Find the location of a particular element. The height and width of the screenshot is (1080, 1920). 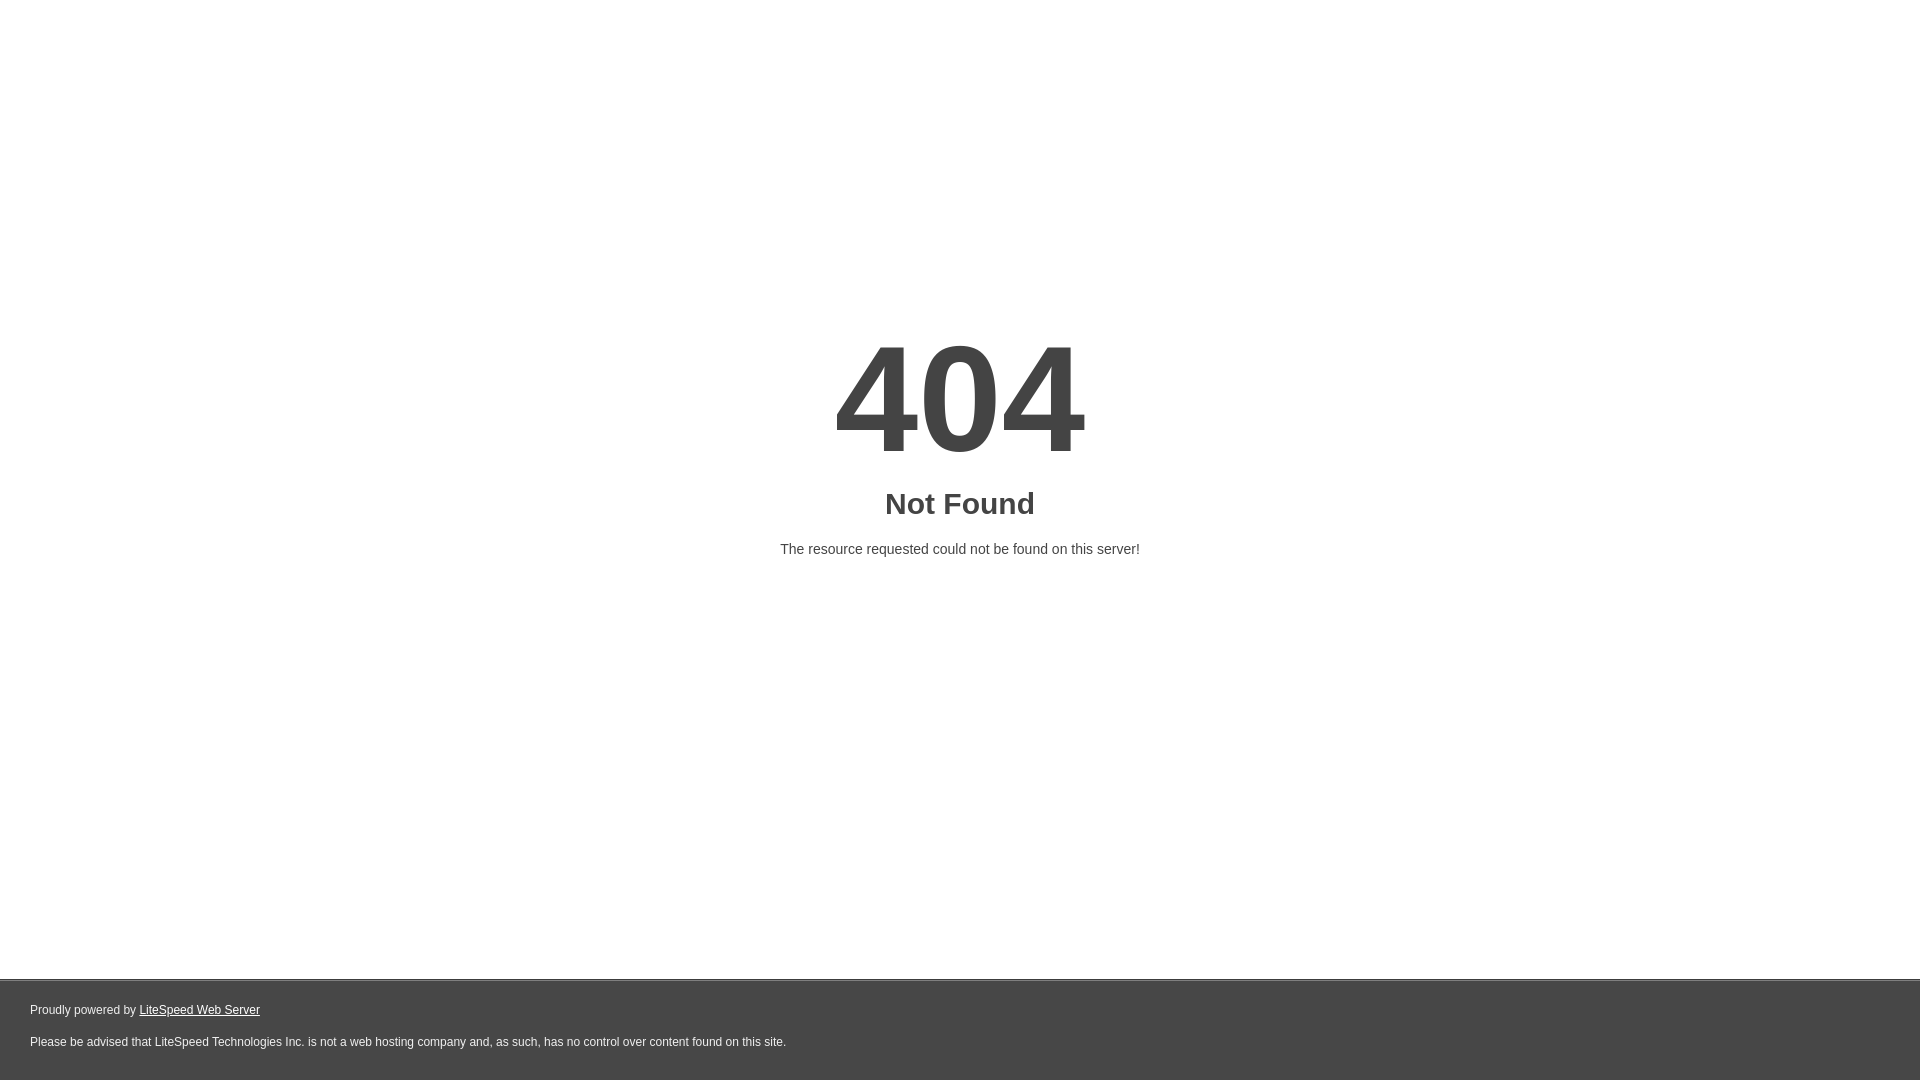

'LiteSpeed Web Server' is located at coordinates (138, 1010).